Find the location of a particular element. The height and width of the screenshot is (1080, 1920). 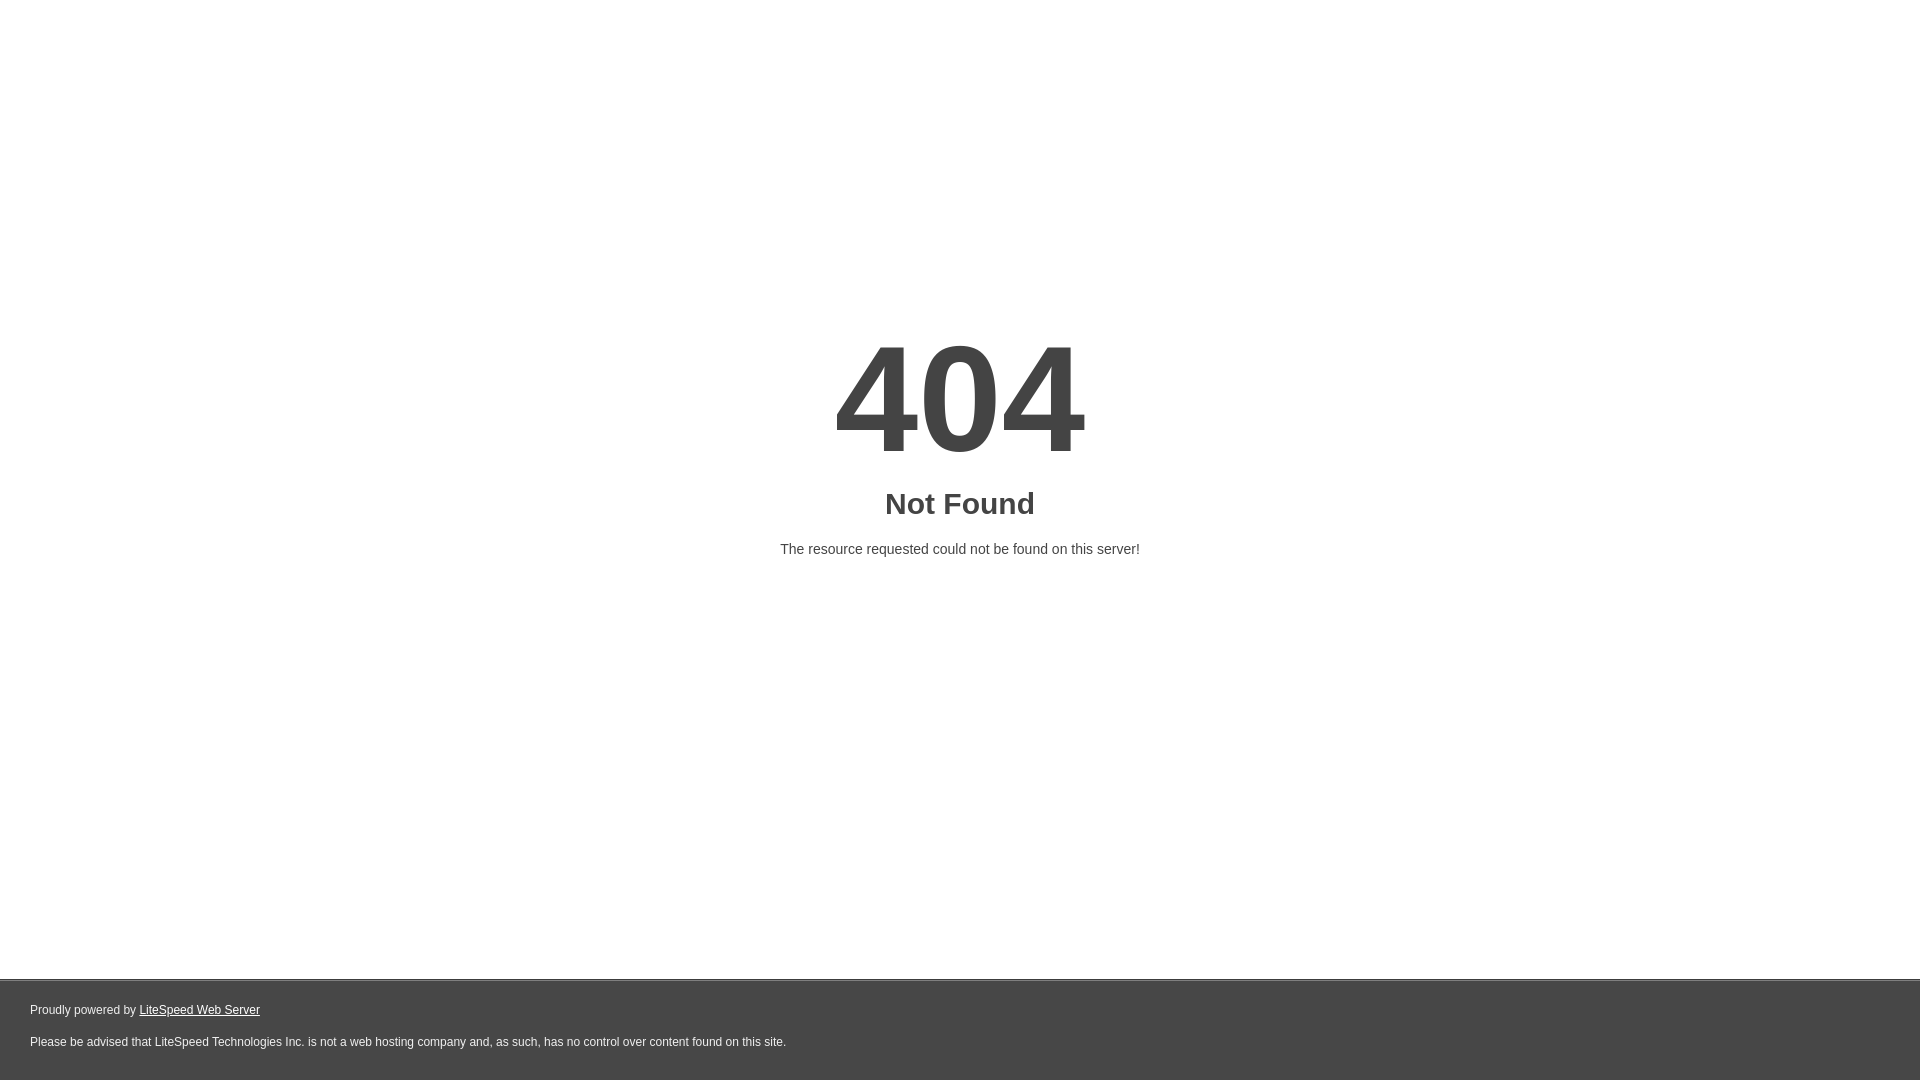

'LiteSpeed Web Server' is located at coordinates (138, 1010).